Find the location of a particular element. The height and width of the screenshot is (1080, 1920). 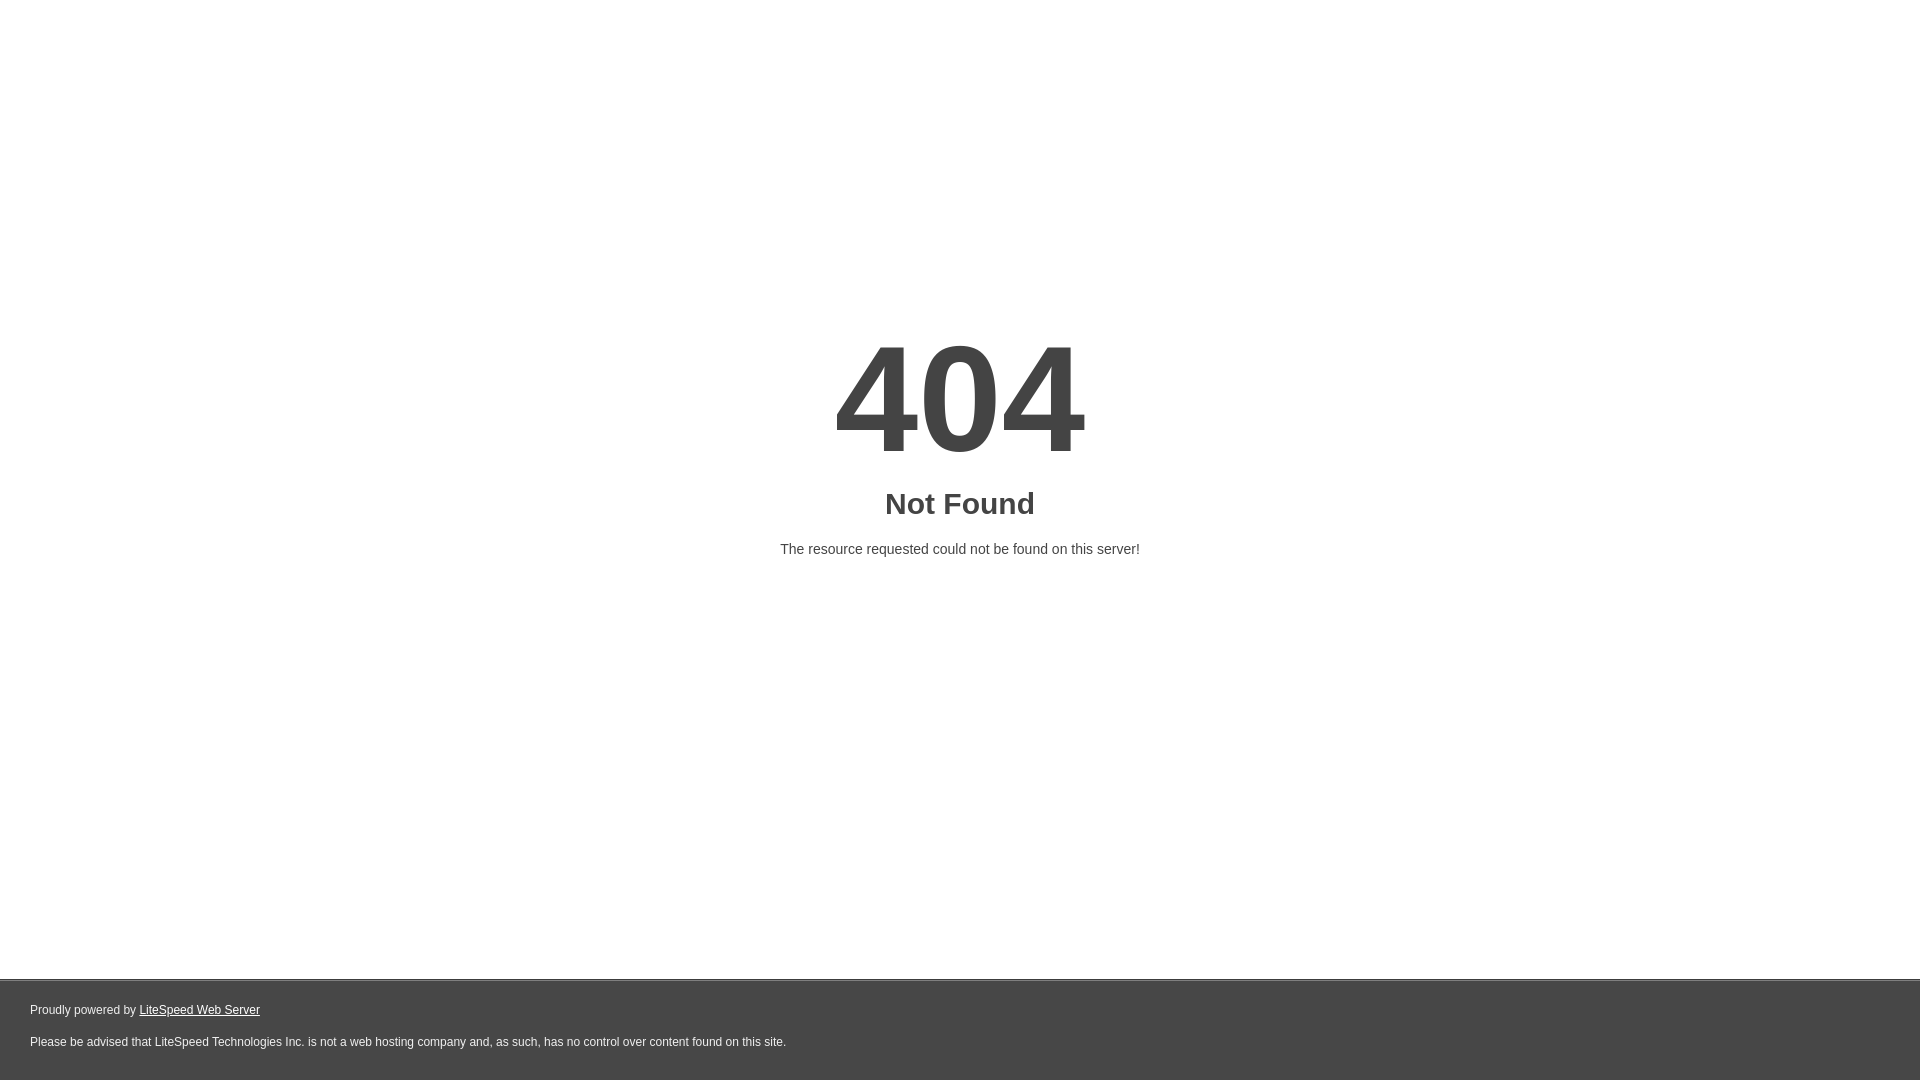

'LiteSpeed Web Server' is located at coordinates (138, 1010).